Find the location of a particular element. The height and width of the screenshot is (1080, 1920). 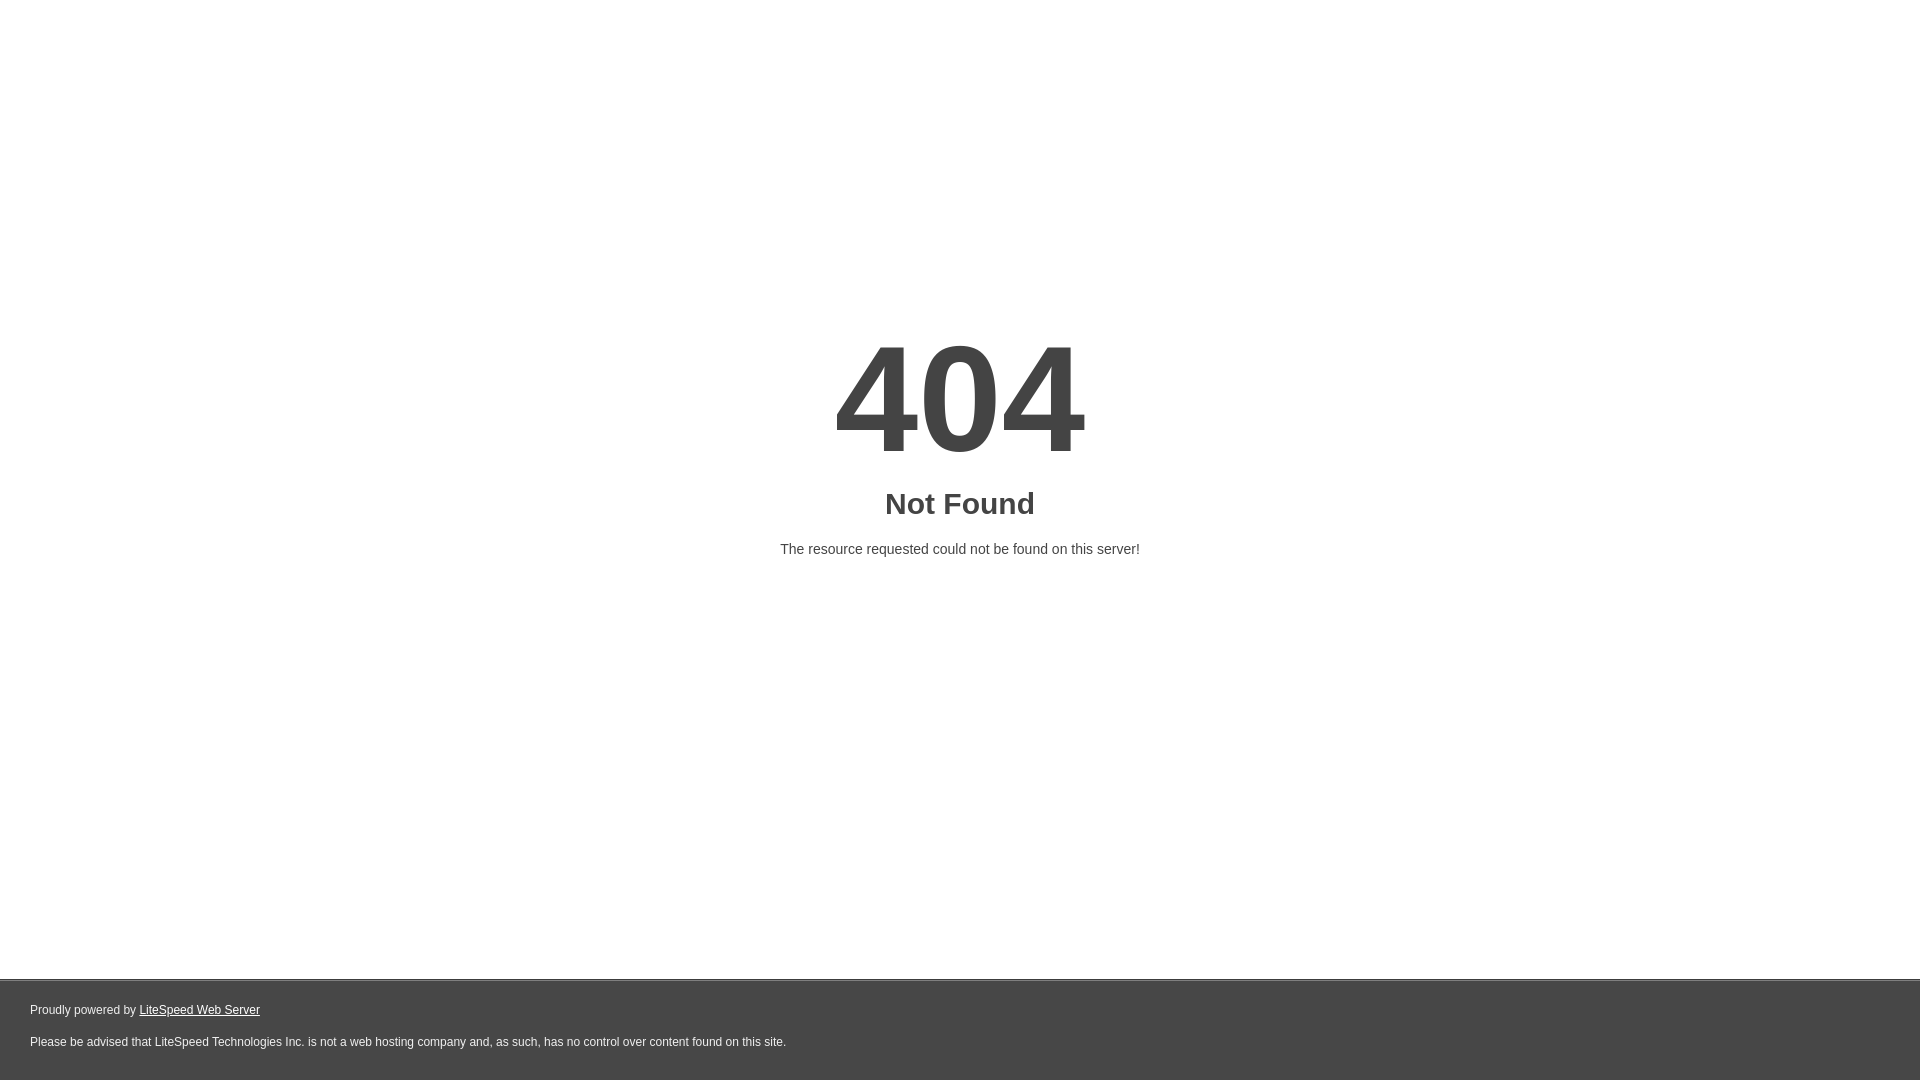

'LiteSpeed Web Server' is located at coordinates (138, 1010).